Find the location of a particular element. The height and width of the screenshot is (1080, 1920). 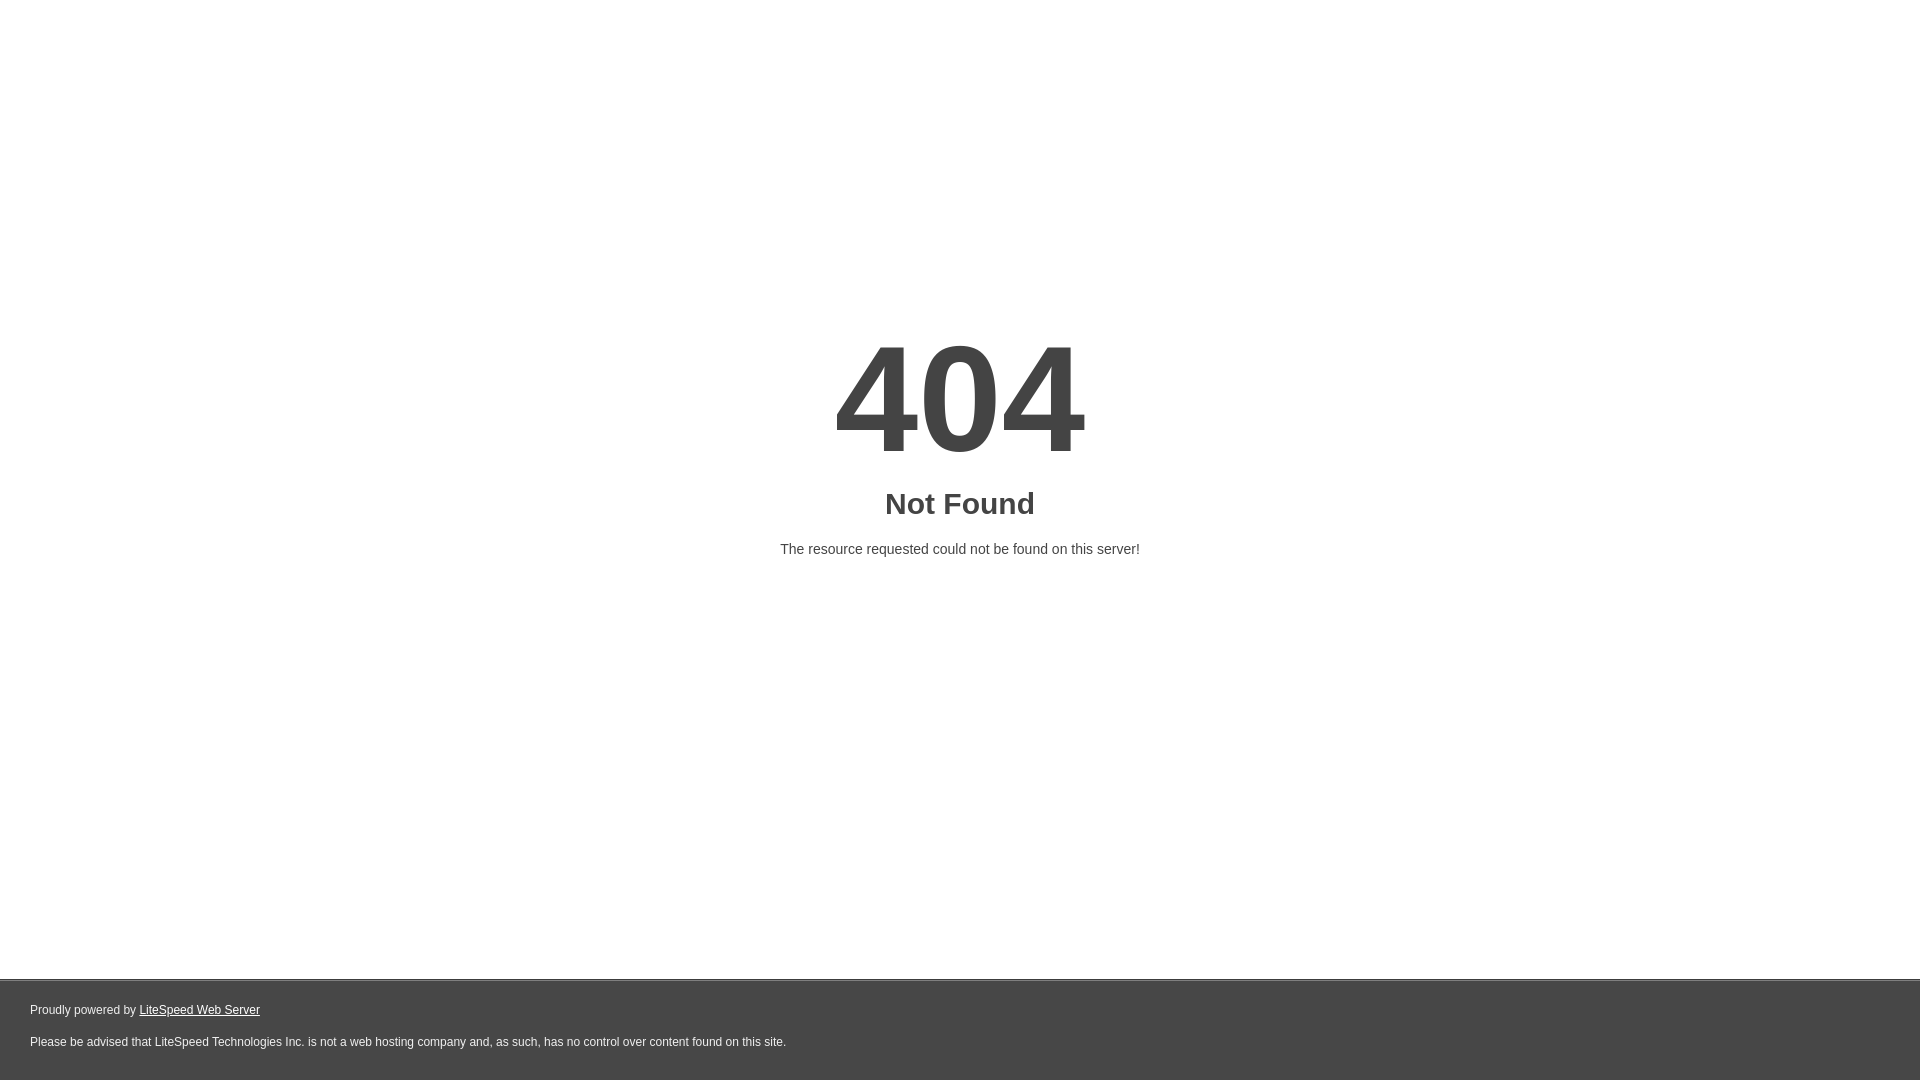

'LiteSpeed Web Server' is located at coordinates (138, 1010).